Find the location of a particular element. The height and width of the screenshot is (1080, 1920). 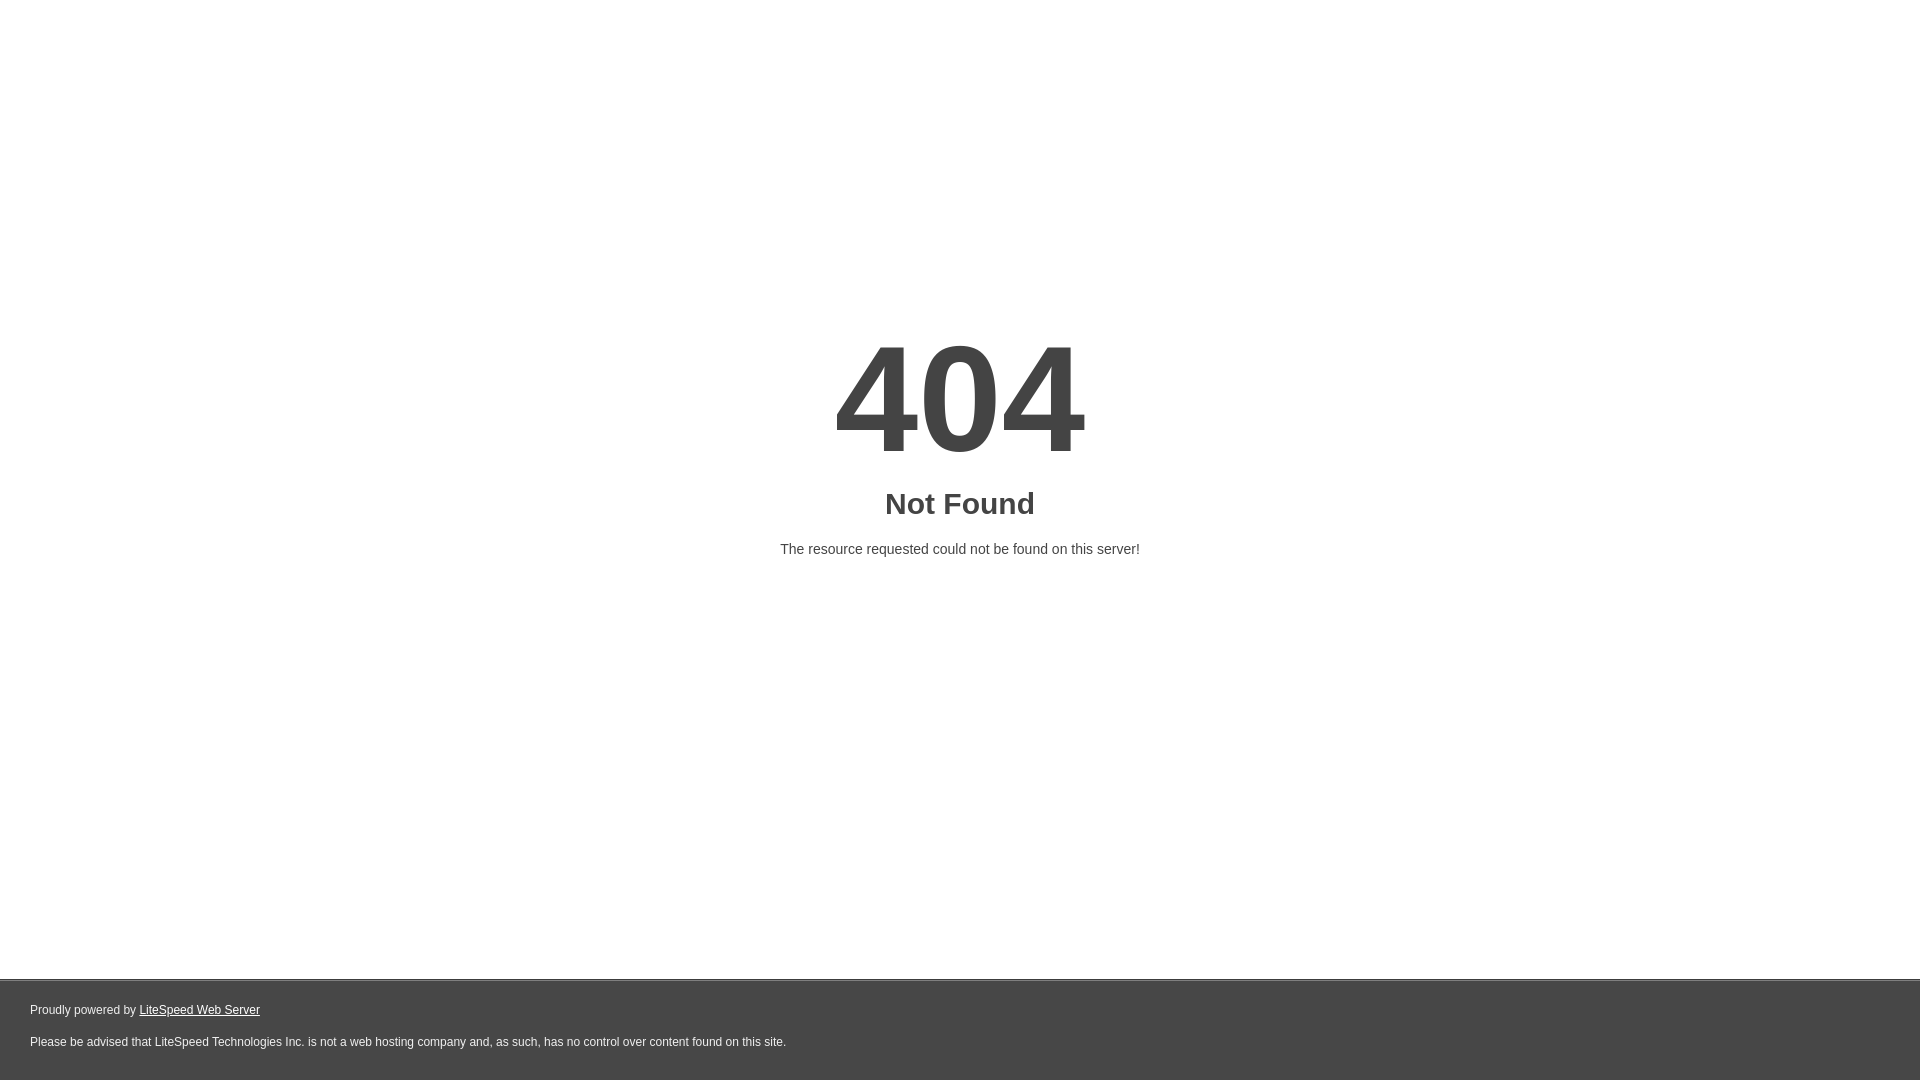

'LiteSpeed Web Server' is located at coordinates (138, 1010).